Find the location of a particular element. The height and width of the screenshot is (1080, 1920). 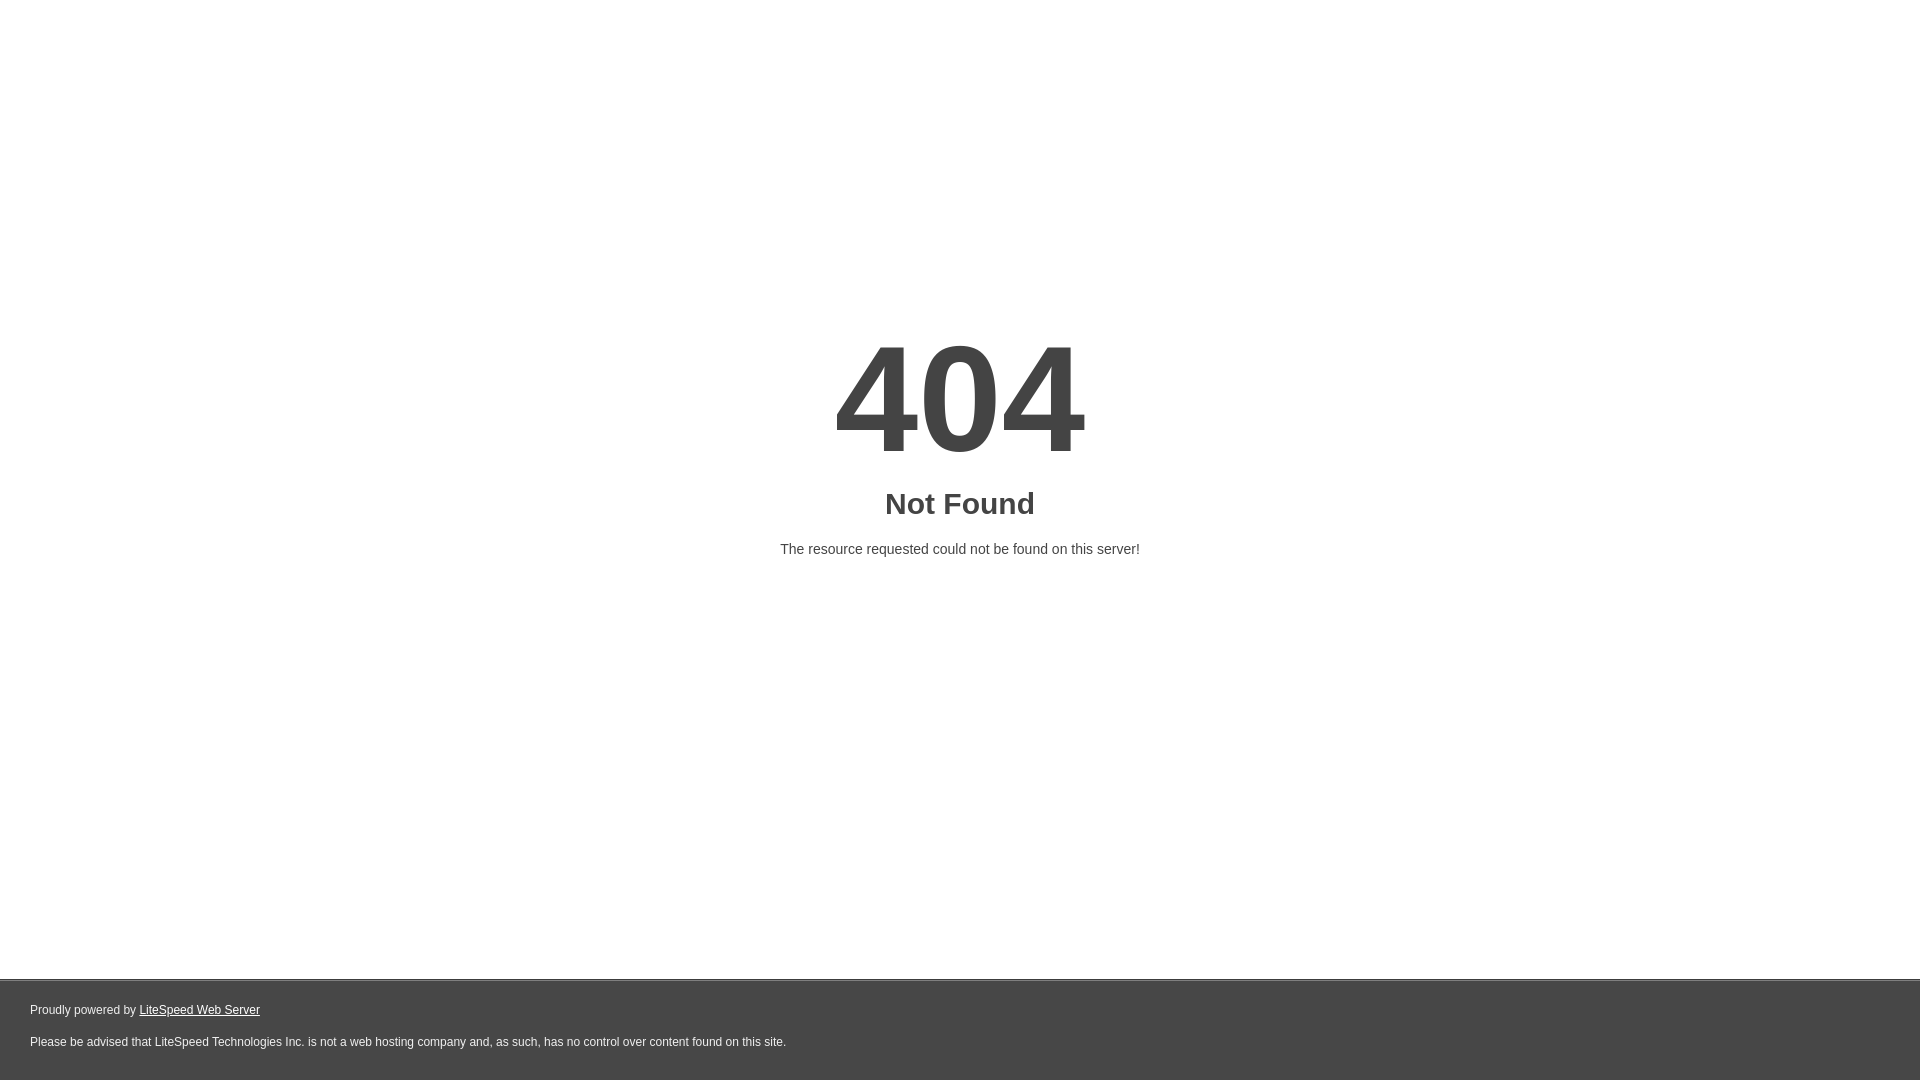

'LiteSpeed Web Server' is located at coordinates (138, 1010).